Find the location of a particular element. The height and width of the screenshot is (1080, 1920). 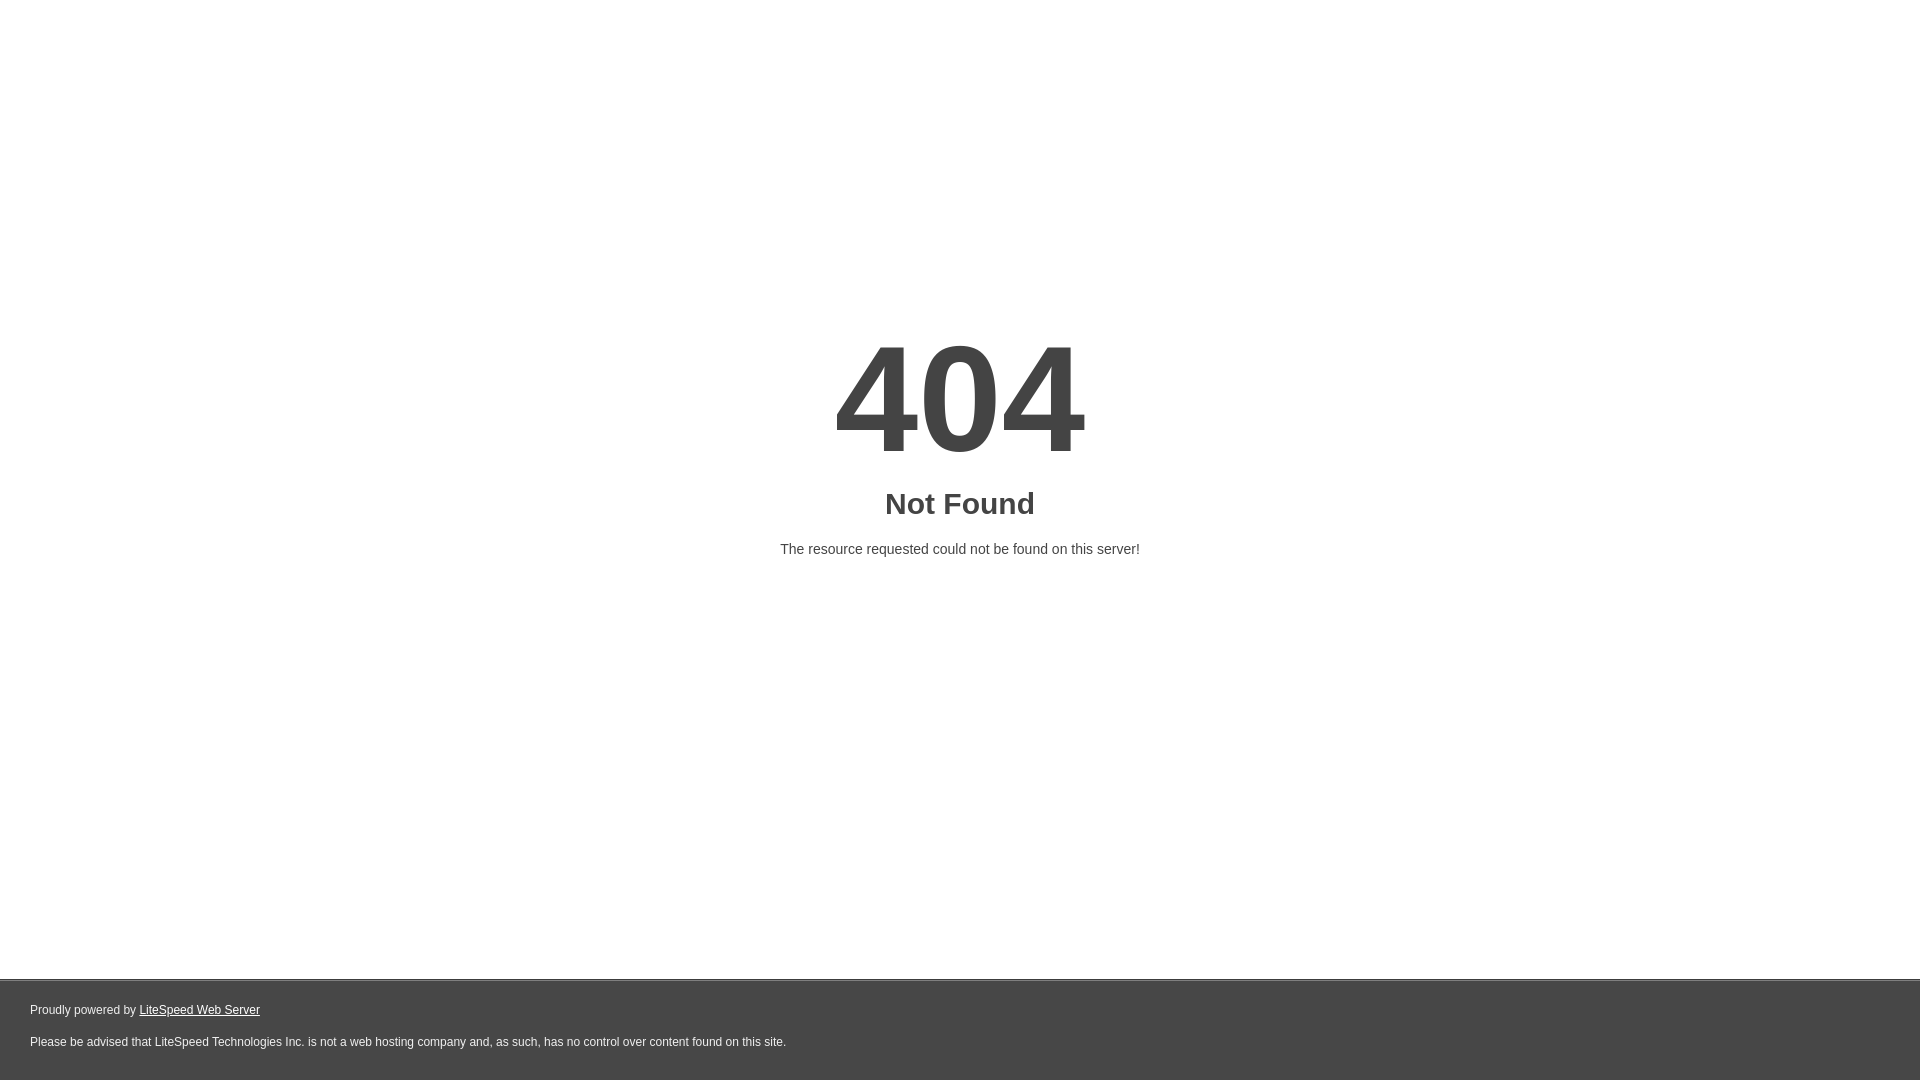

'LiteSpeed Web Server' is located at coordinates (138, 1010).